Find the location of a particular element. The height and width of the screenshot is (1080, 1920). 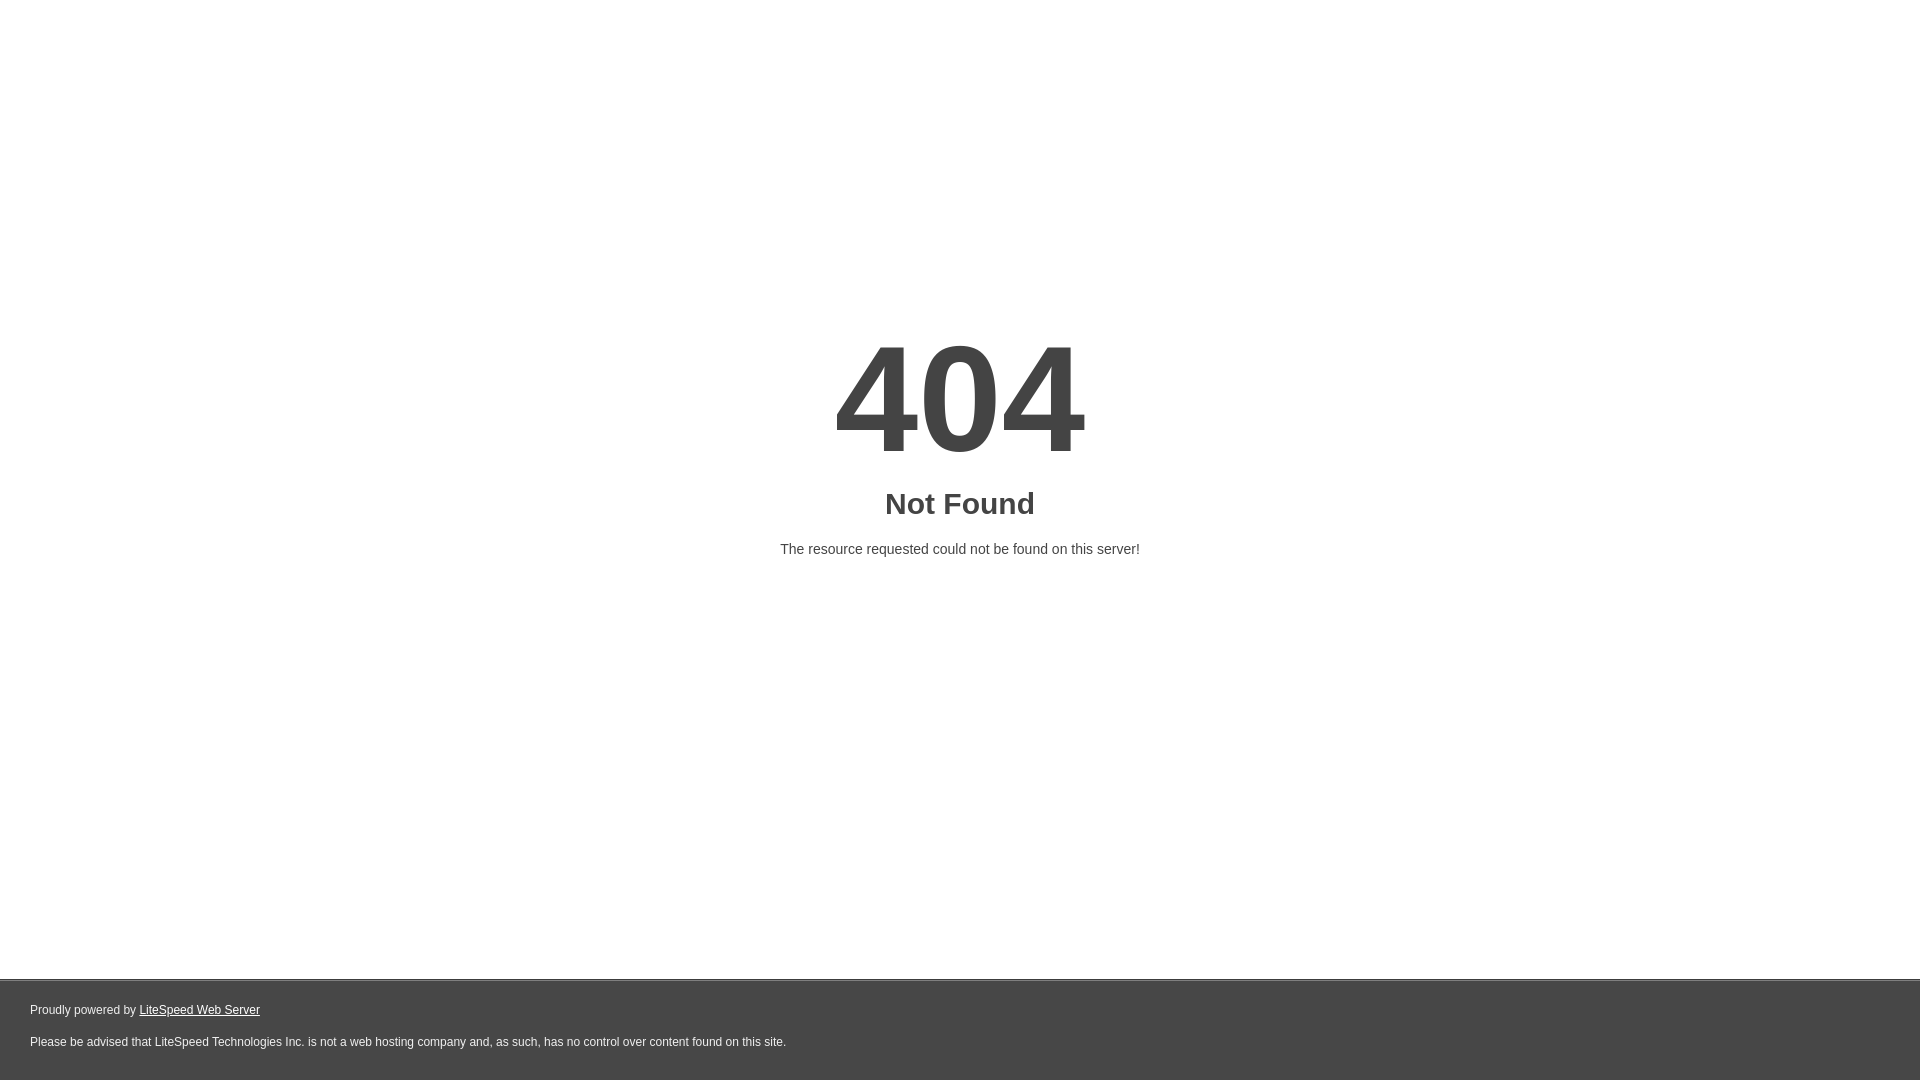

'LiteSpeed Web Server' is located at coordinates (138, 1010).